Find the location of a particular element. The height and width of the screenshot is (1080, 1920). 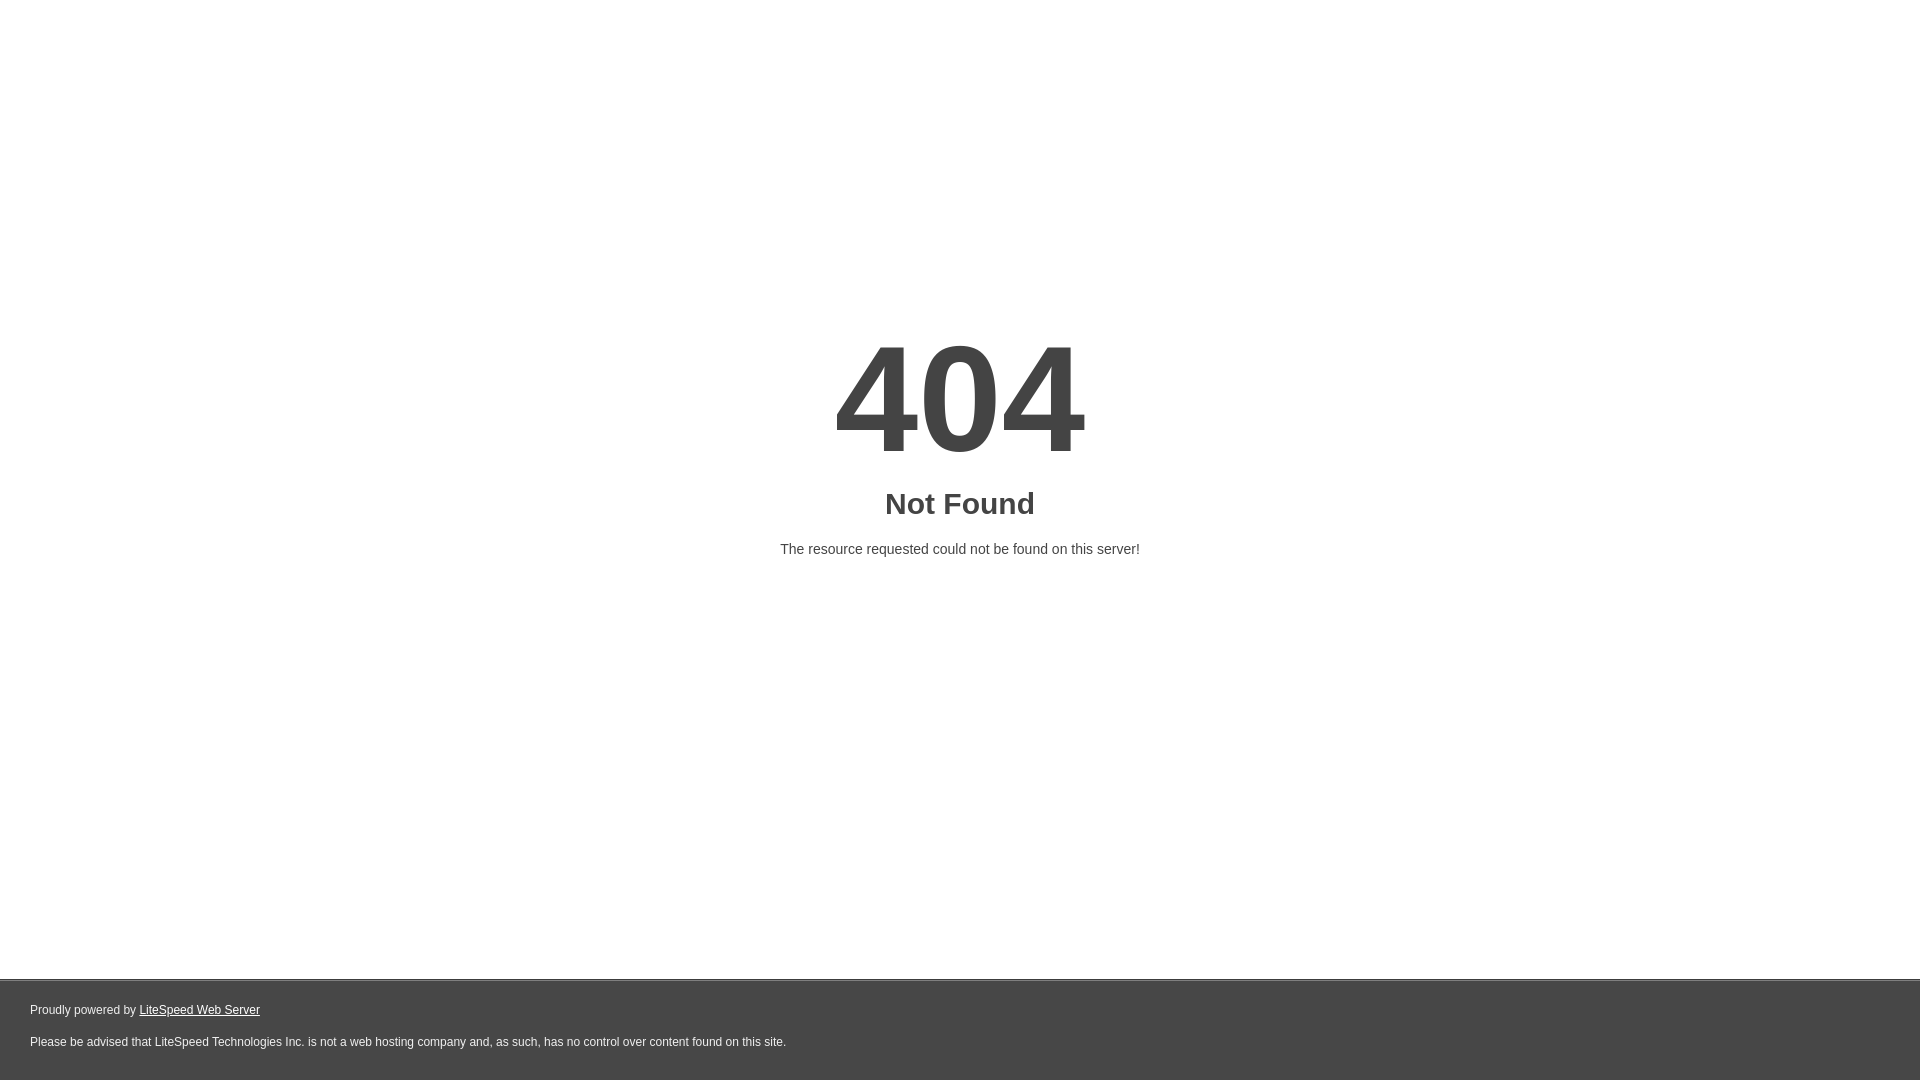

'LiteSpeed Web Server' is located at coordinates (138, 1010).